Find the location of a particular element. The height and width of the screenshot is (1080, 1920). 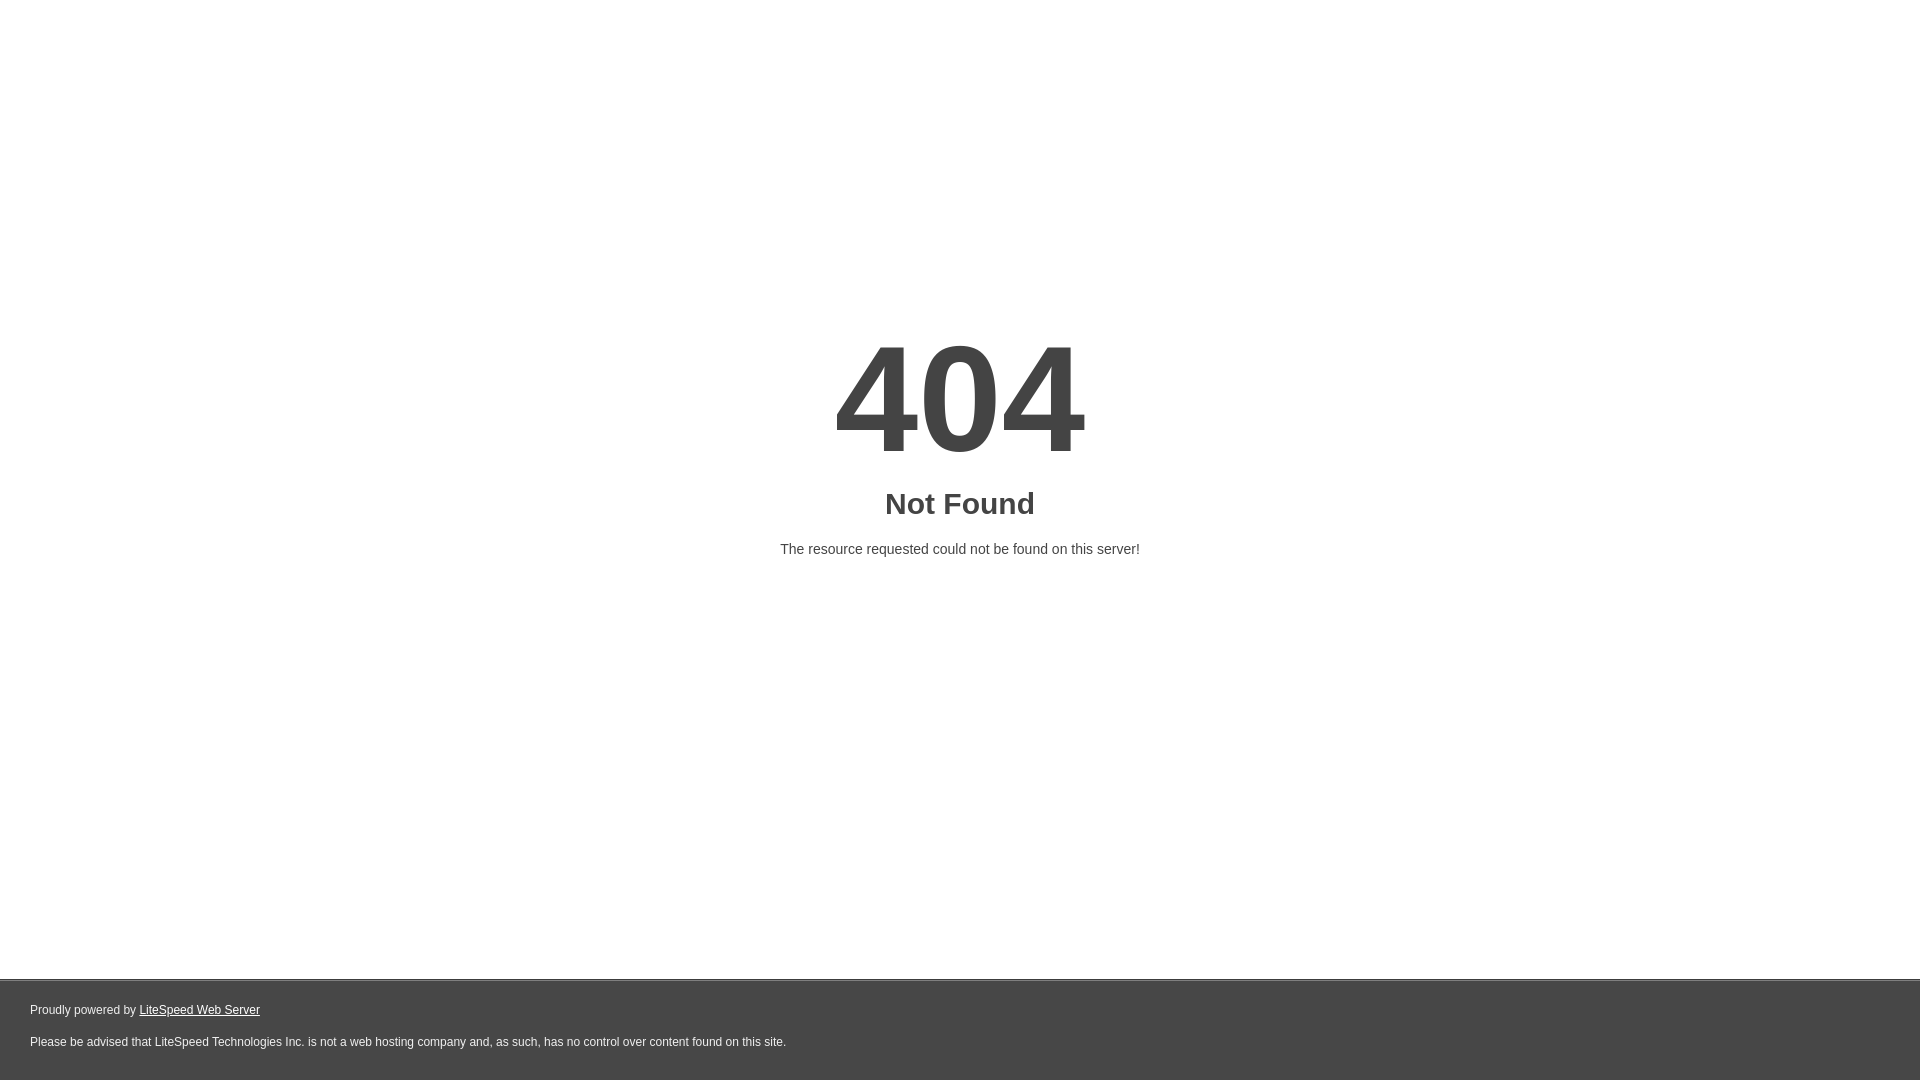

'LiteSpeed Web Server' is located at coordinates (138, 1010).